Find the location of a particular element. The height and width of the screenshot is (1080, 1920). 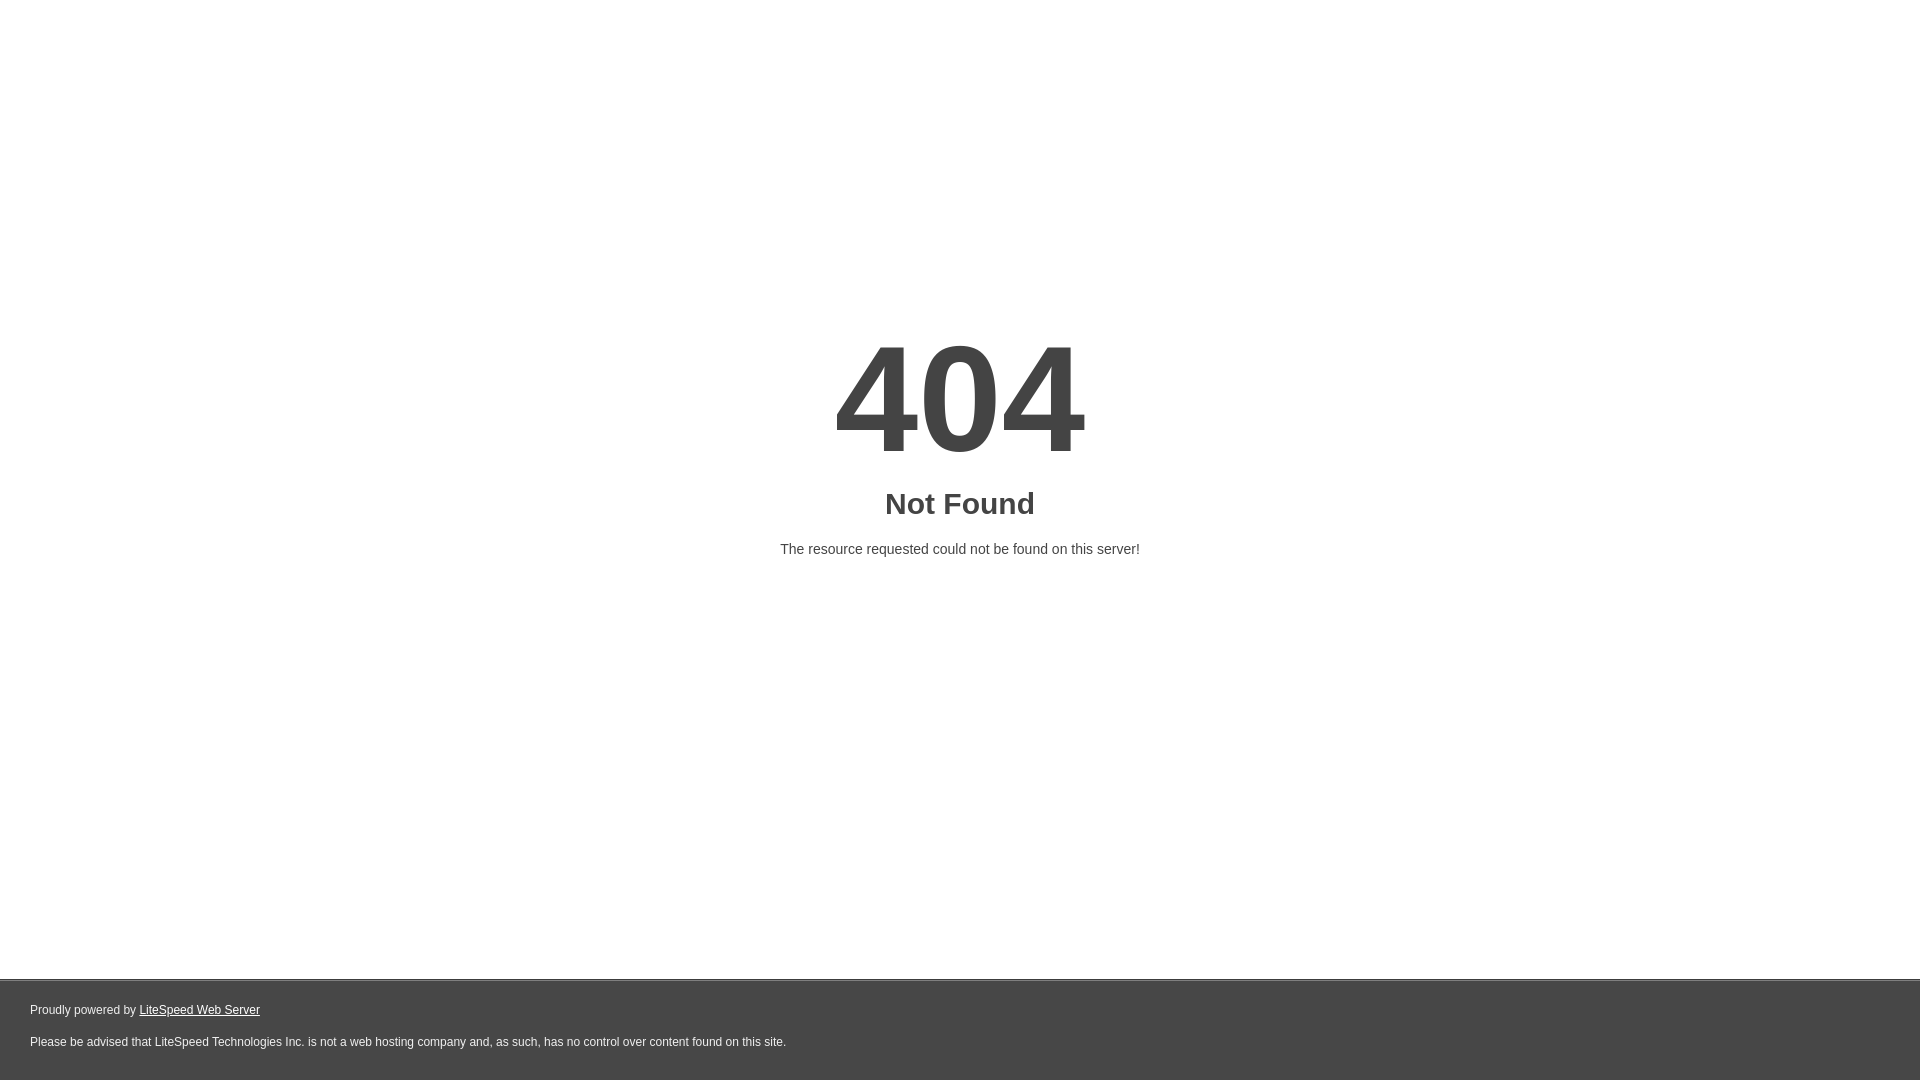

'LiteSpeed Web Server' is located at coordinates (138, 1010).